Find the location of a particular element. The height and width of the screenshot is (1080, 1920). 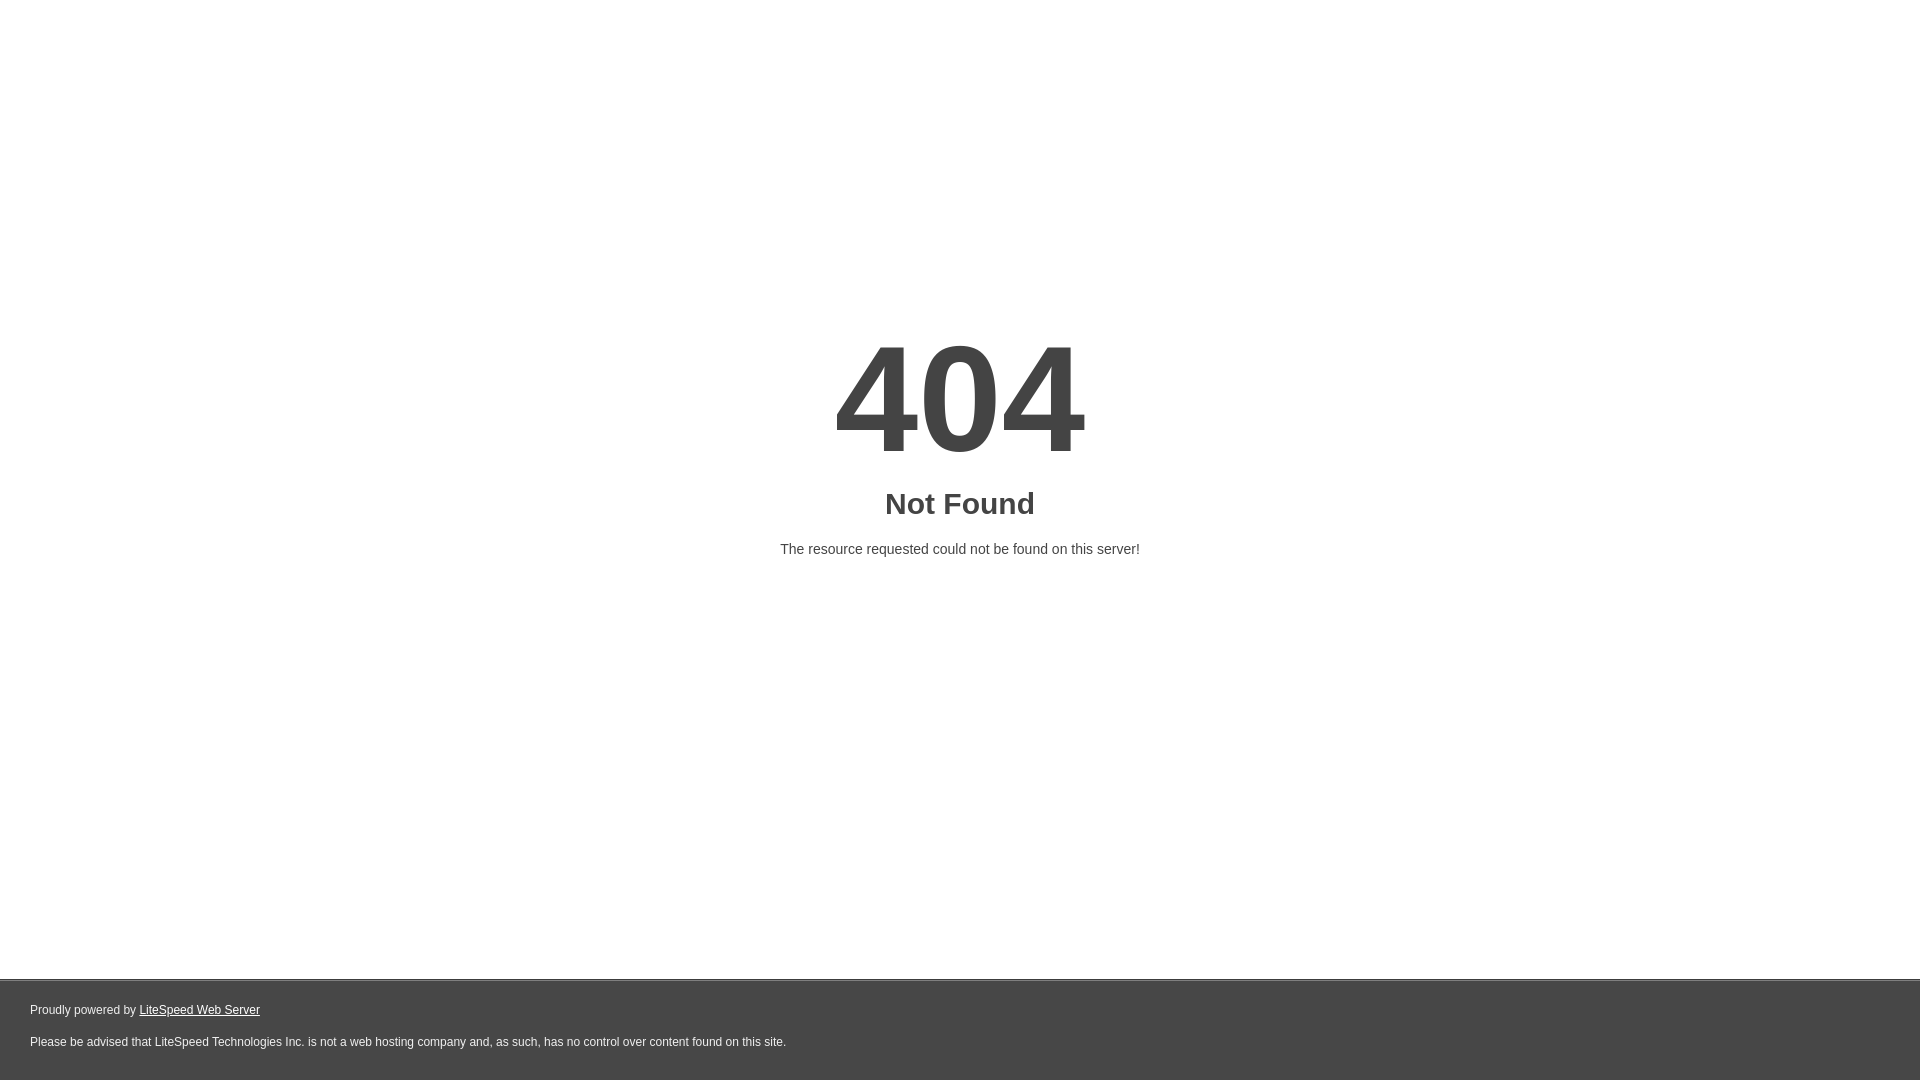

'LiteSpeed Web Server' is located at coordinates (138, 1010).